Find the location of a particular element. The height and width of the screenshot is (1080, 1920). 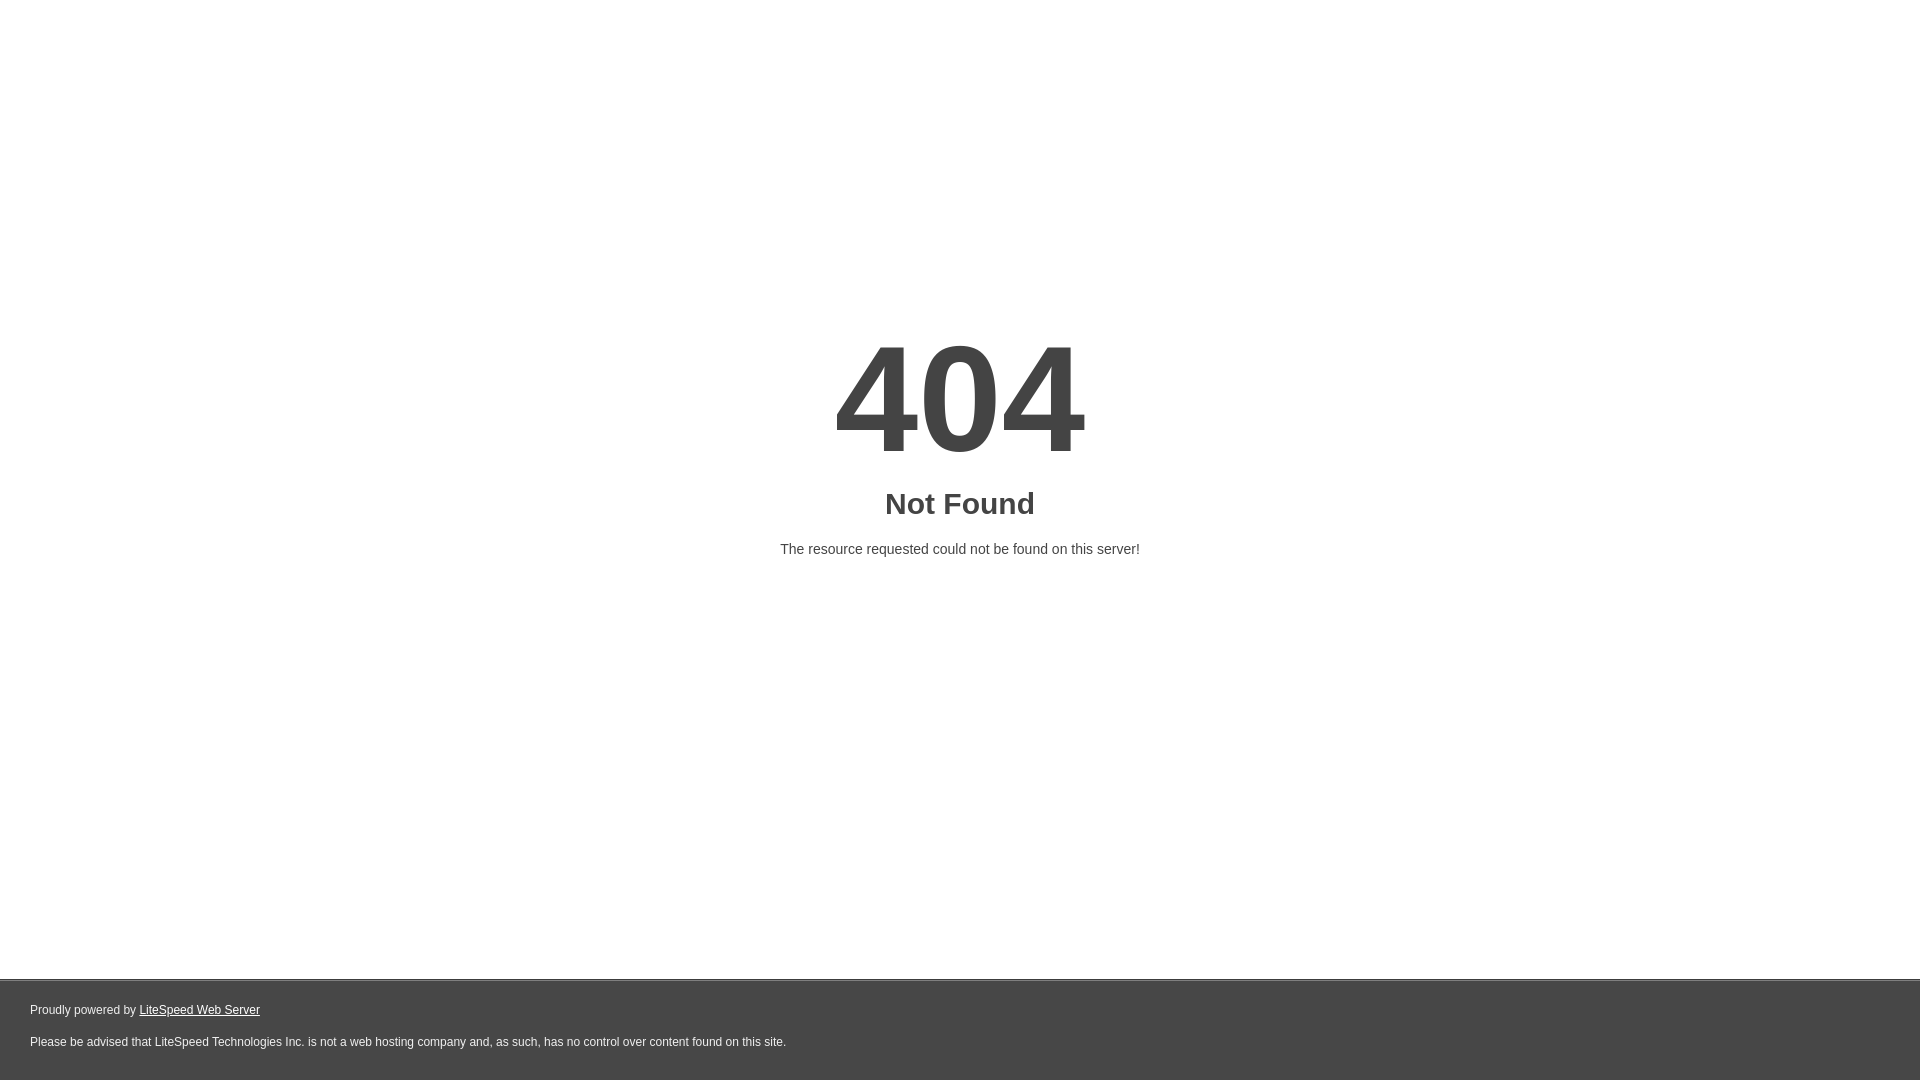

'LiteSpeed Web Server' is located at coordinates (138, 1010).